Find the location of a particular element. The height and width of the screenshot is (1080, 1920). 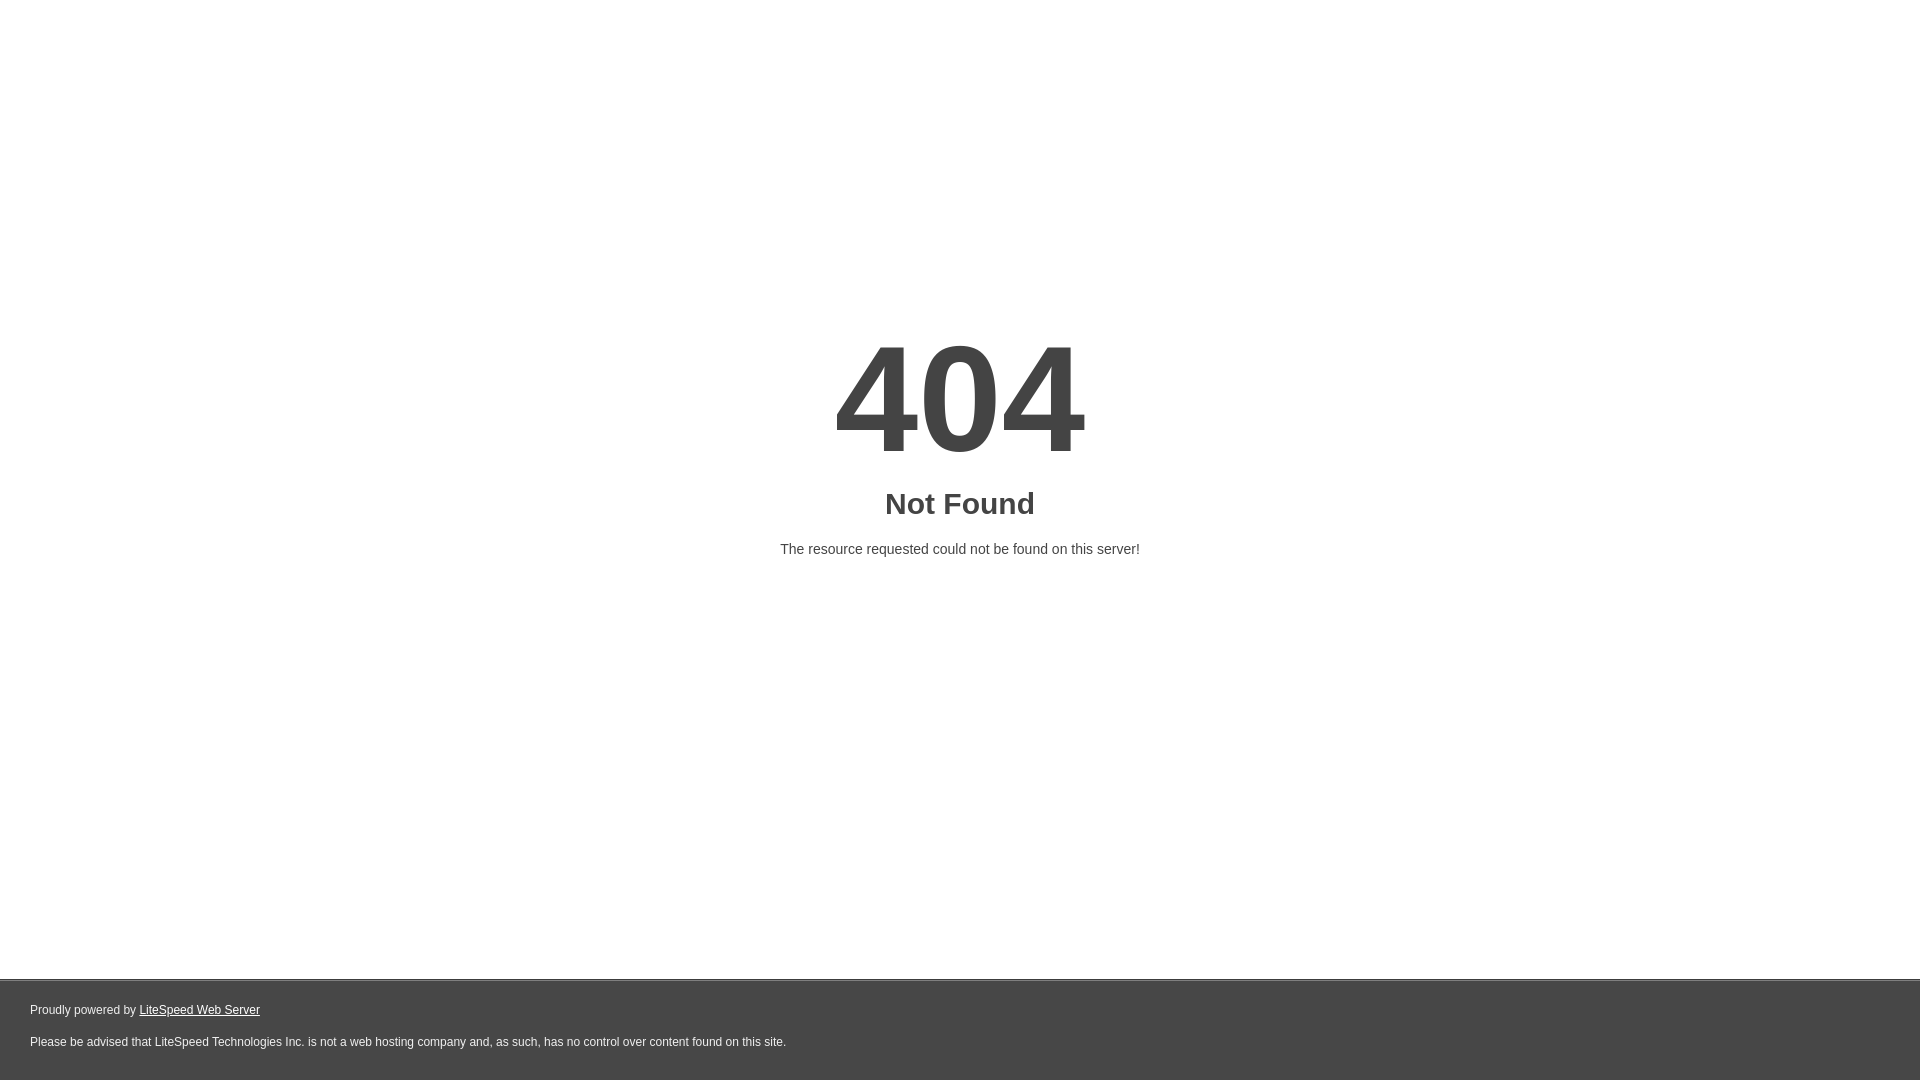

'LiteSpeed Web Server' is located at coordinates (138, 1010).